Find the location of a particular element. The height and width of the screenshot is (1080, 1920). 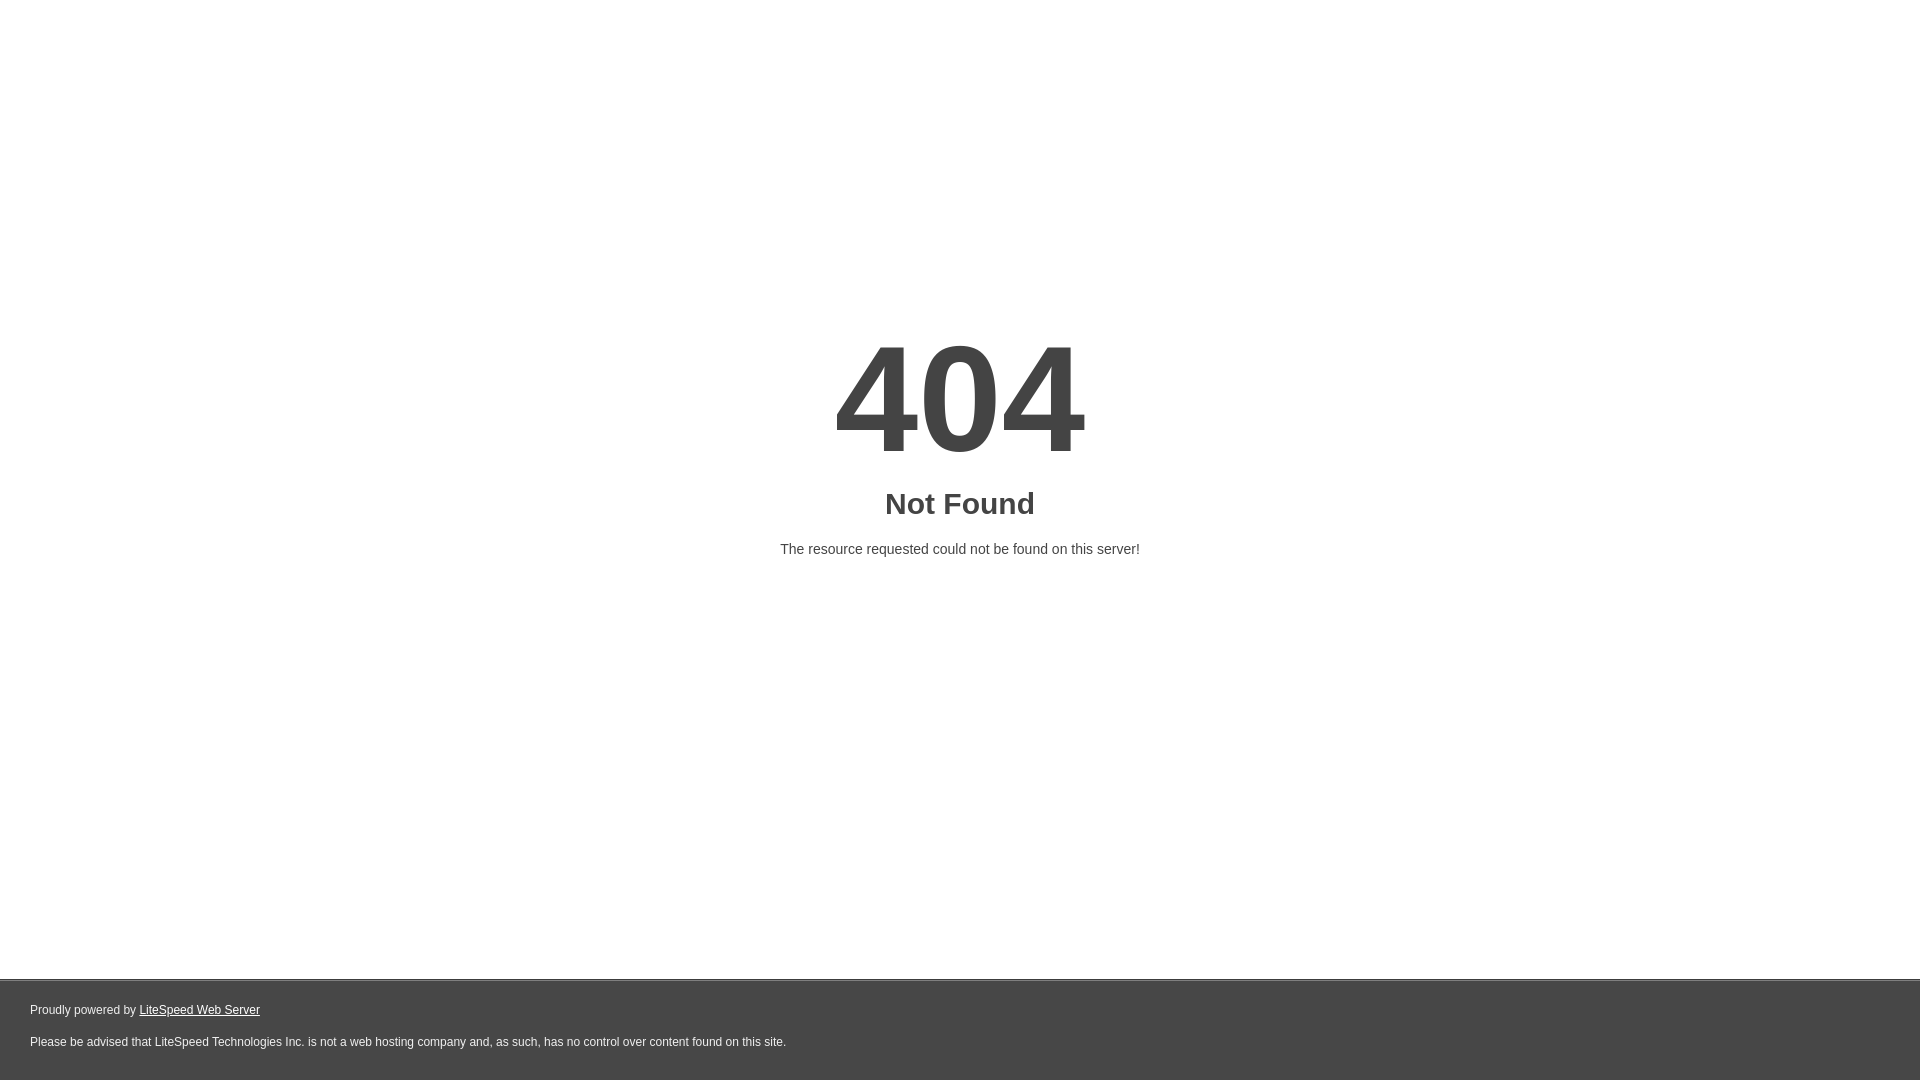

'LiteSpeed Web Server' is located at coordinates (138, 1010).